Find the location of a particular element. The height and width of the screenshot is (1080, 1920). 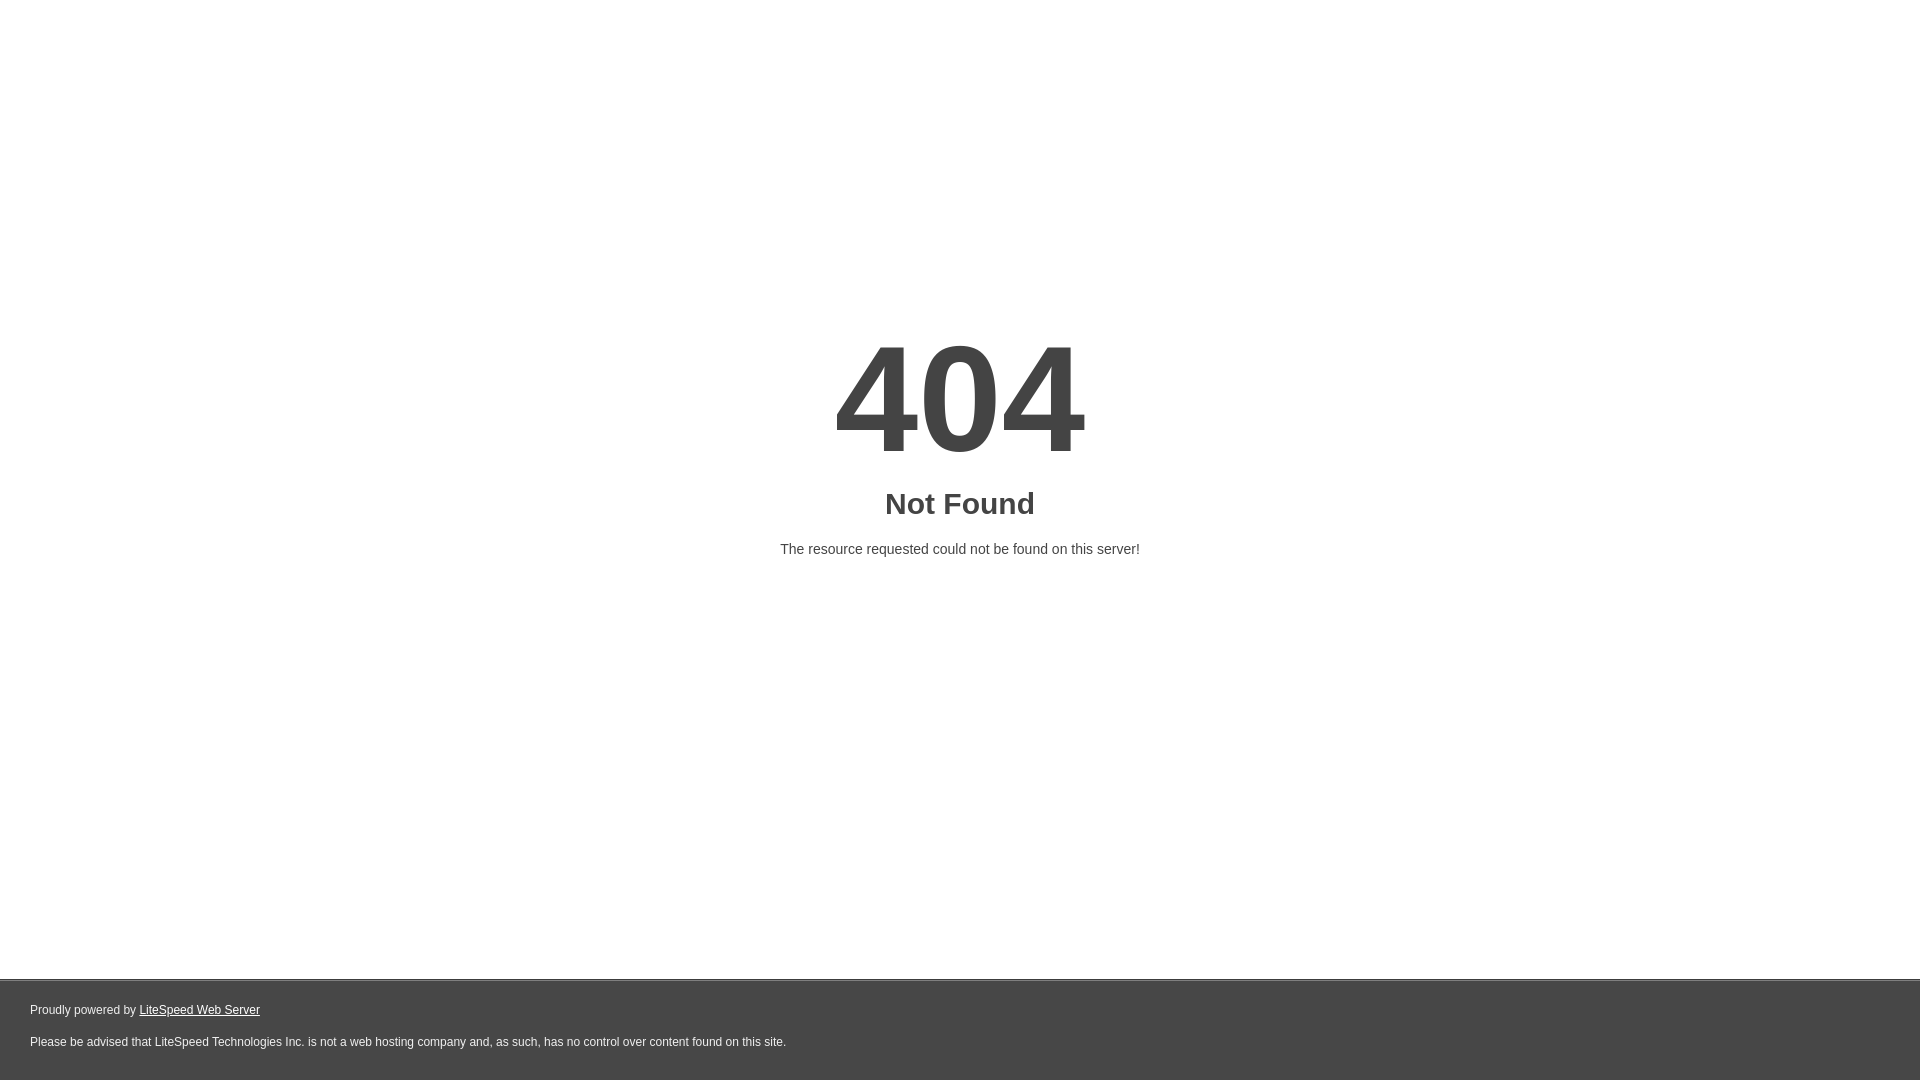

'LiteSpeed Web Server' is located at coordinates (138, 1010).